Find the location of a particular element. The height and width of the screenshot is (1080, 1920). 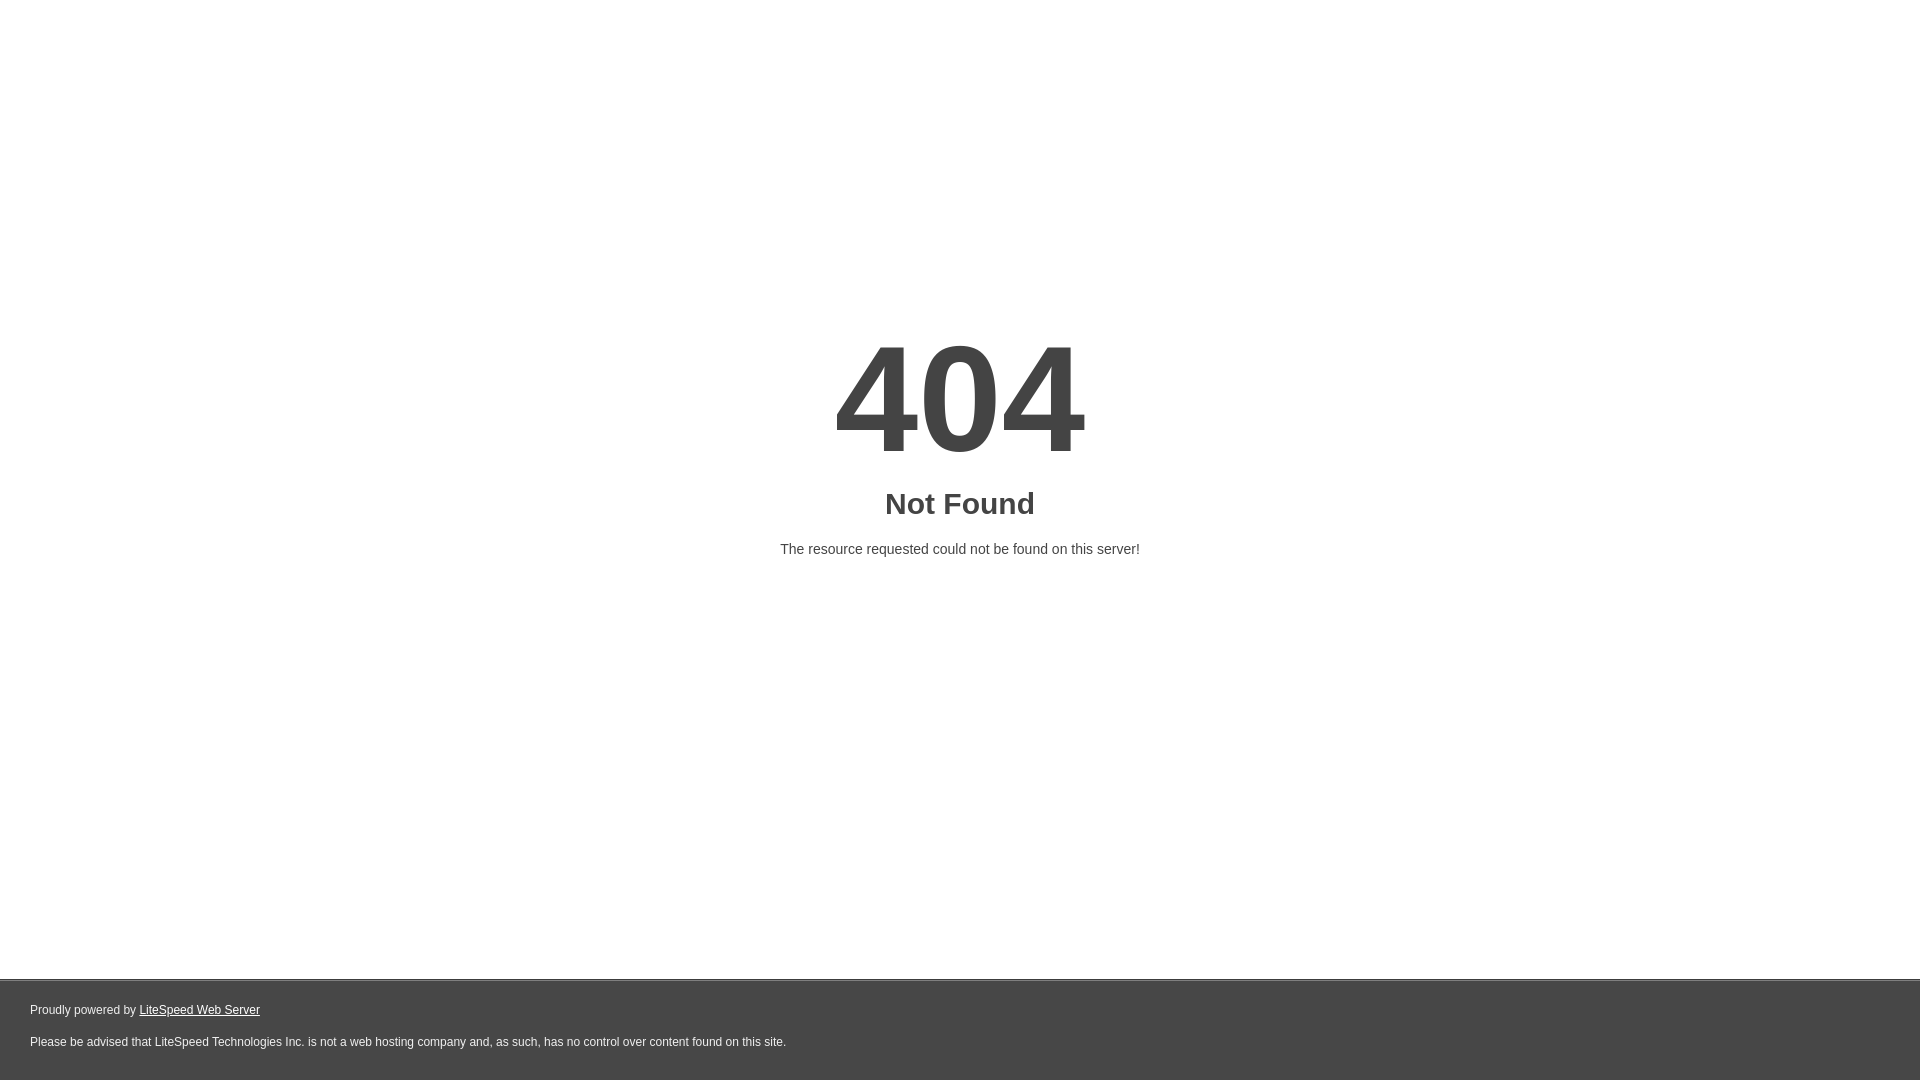

'LiteSpeed Web Server' is located at coordinates (138, 1010).